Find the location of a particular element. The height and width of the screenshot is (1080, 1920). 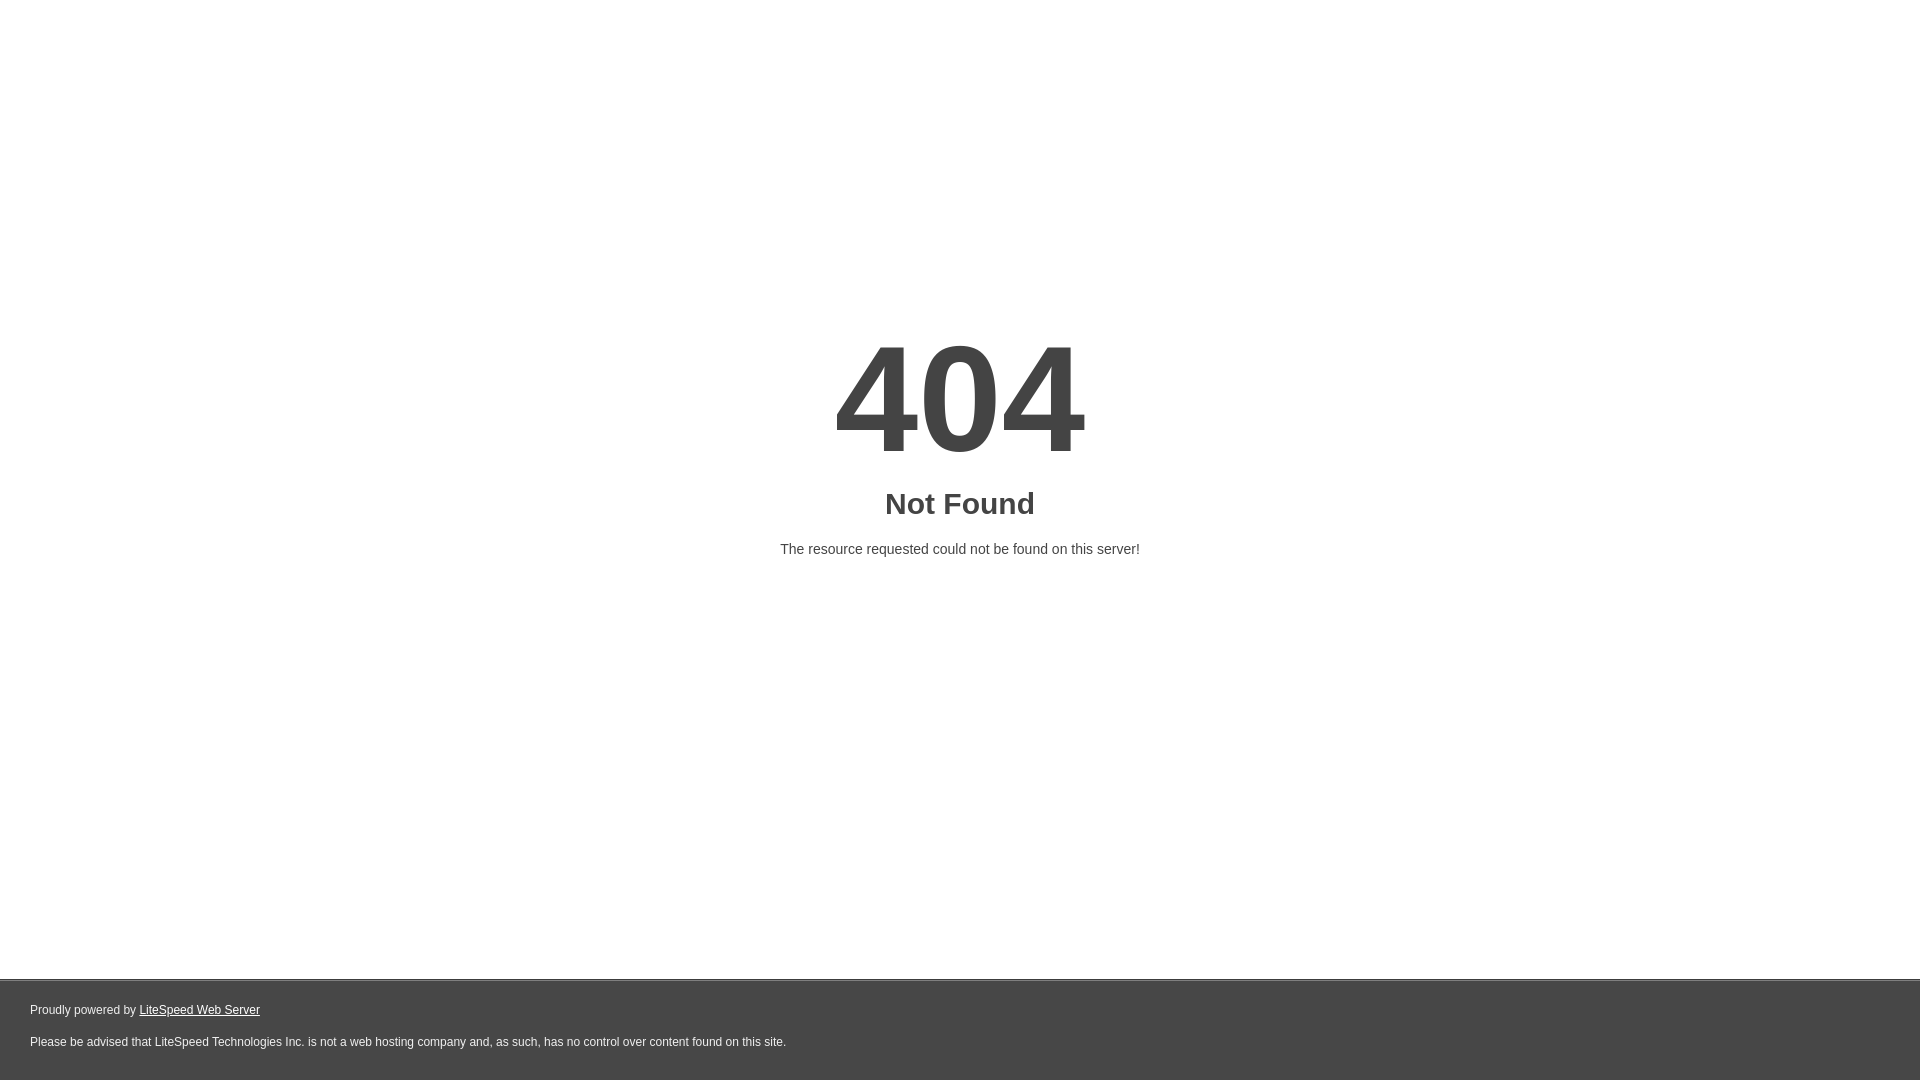

'LiteSpeed Web Server' is located at coordinates (138, 1010).